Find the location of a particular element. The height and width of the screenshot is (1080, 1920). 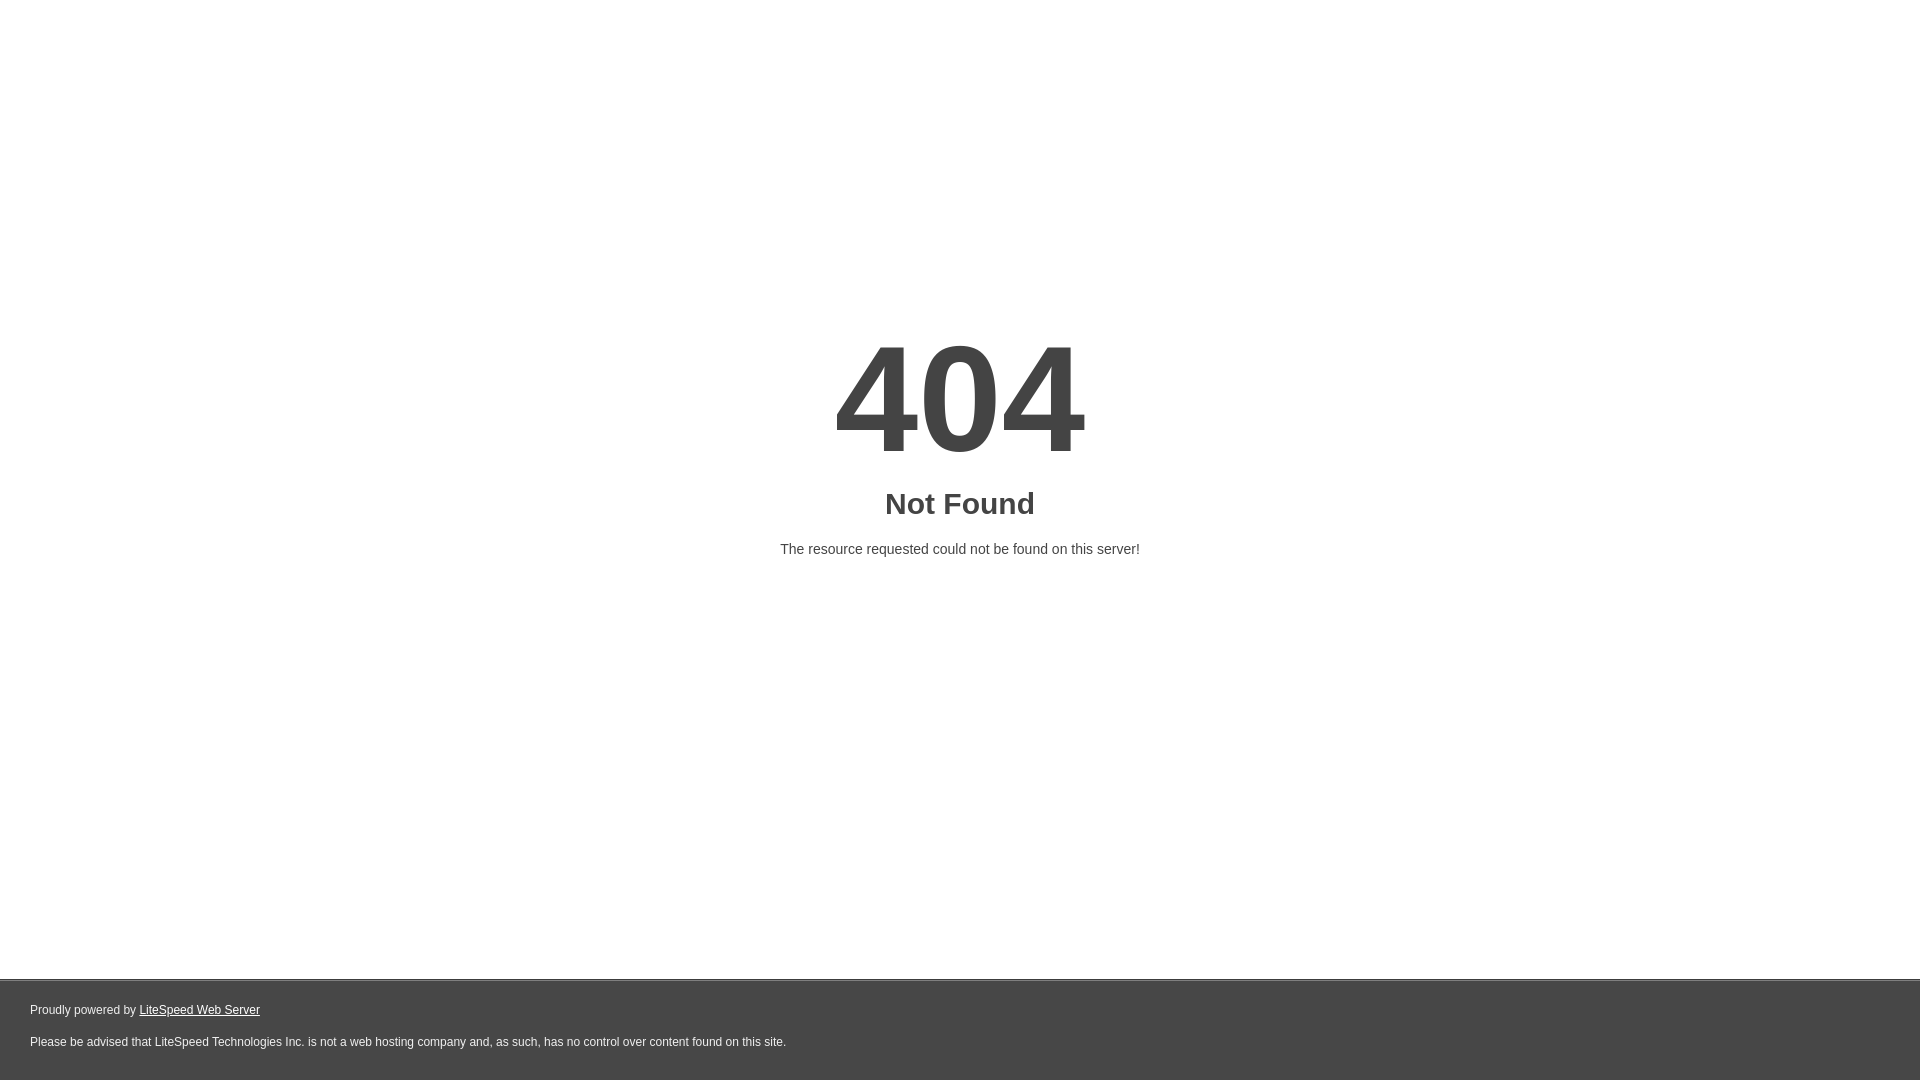

'LiteSpeed Web Server' is located at coordinates (138, 1010).